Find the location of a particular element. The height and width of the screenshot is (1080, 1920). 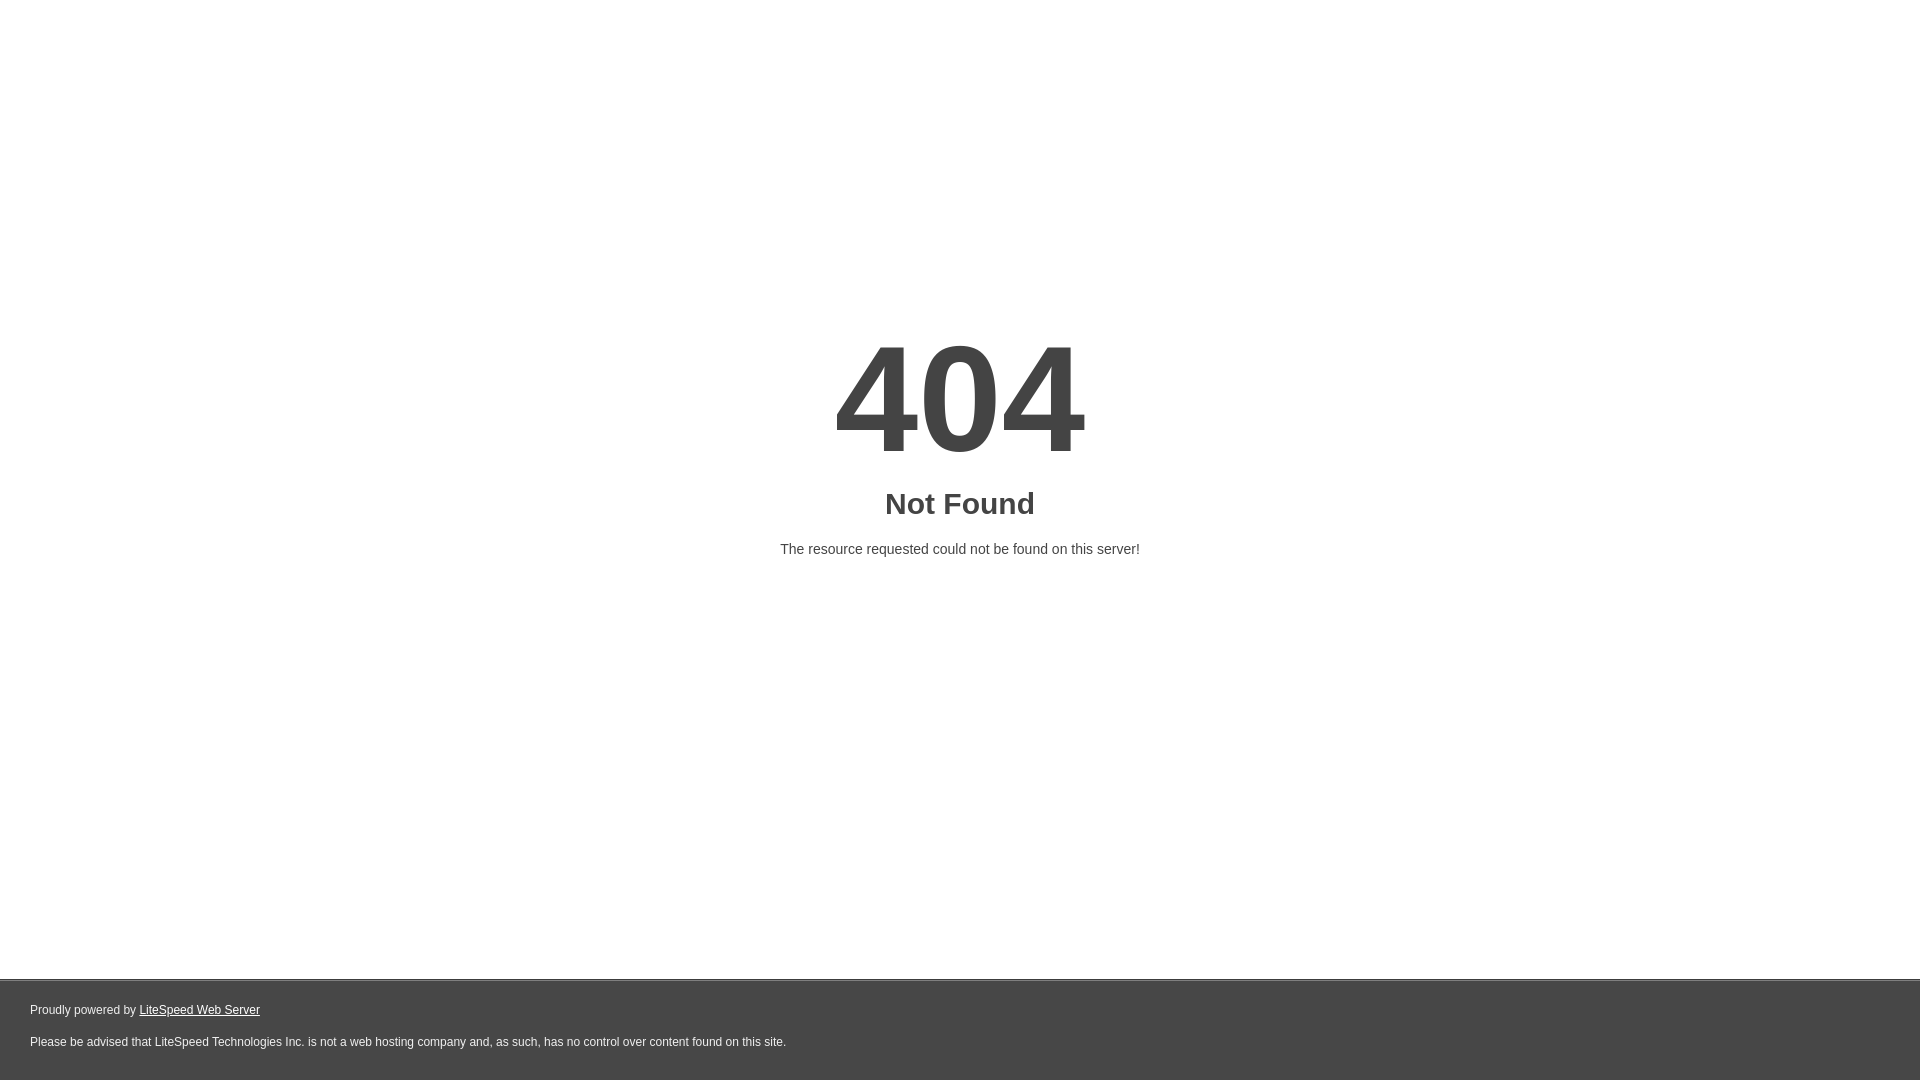

'LiteSpeed Web Server' is located at coordinates (138, 1010).